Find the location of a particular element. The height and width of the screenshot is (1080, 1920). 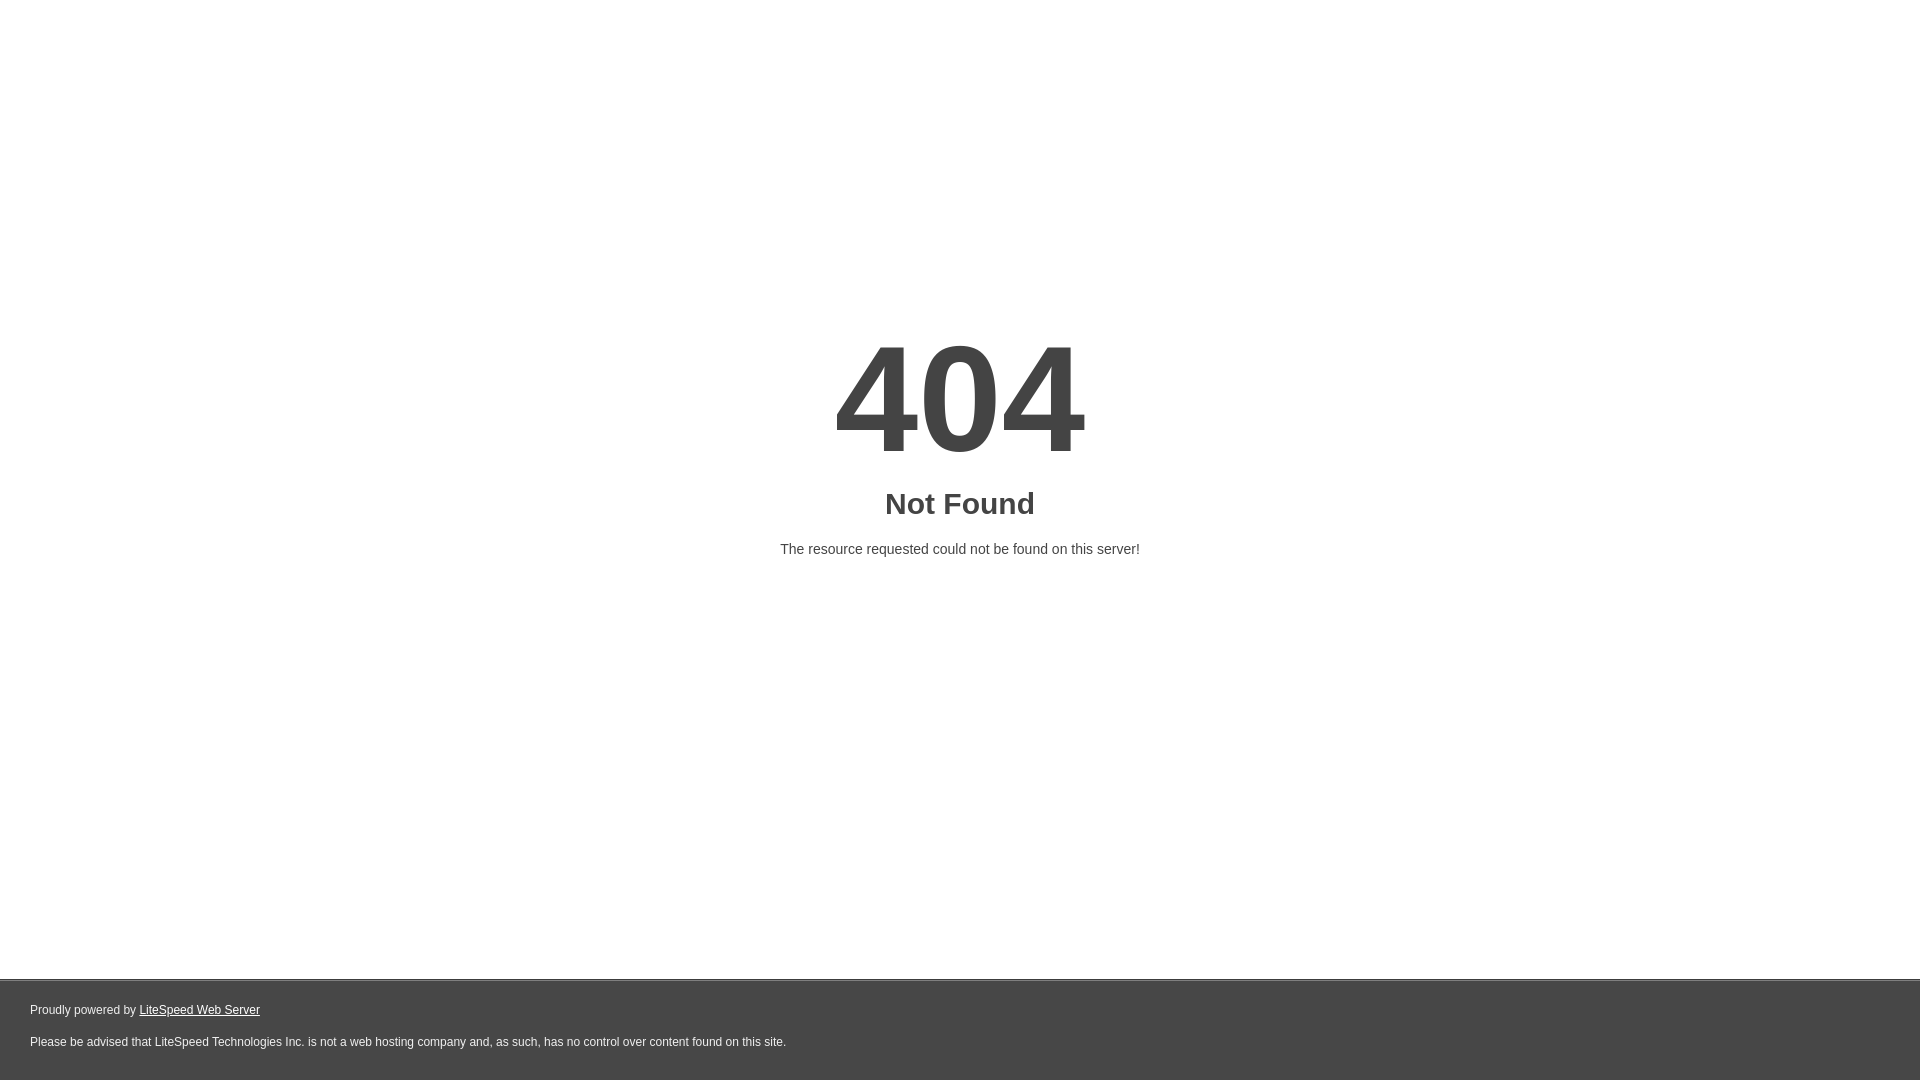

'LiteSpeed Web Server' is located at coordinates (138, 1010).